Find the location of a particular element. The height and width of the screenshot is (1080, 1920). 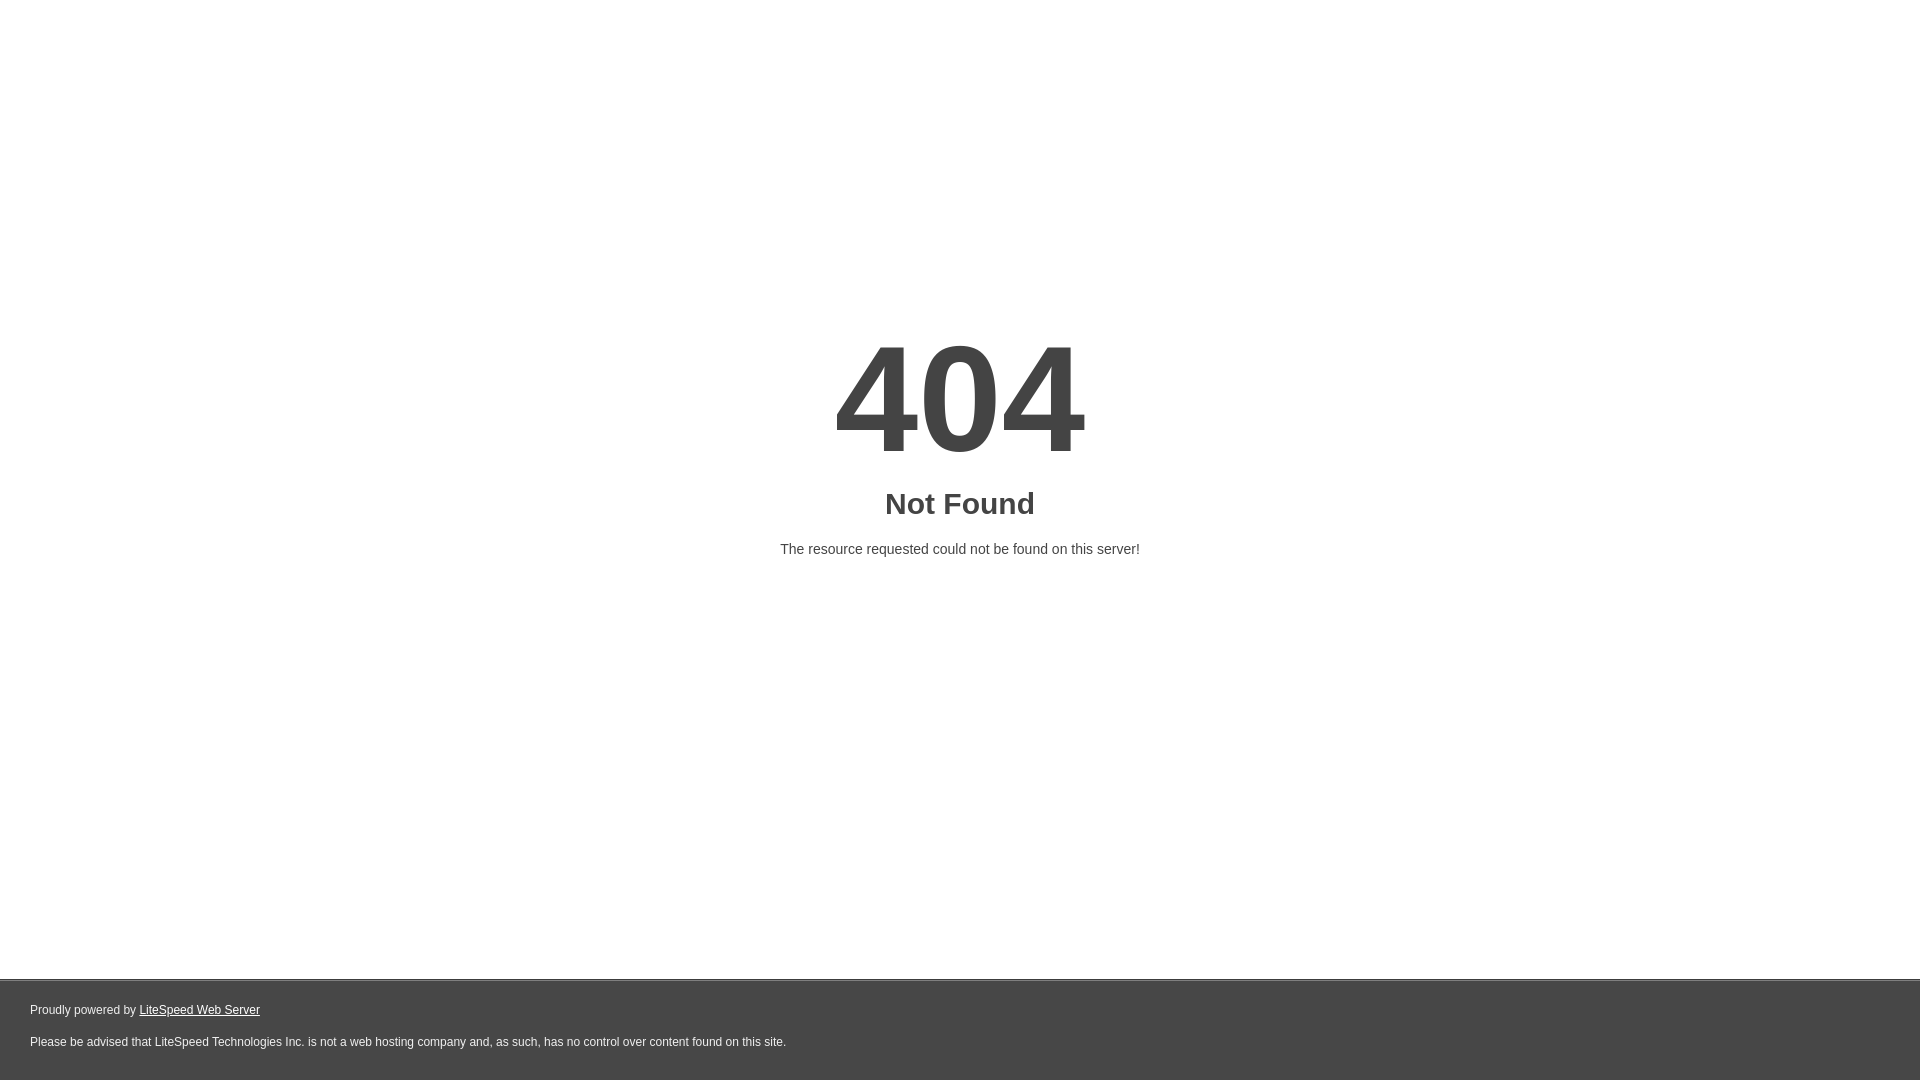

'LiteSpeed Web Server' is located at coordinates (138, 1010).